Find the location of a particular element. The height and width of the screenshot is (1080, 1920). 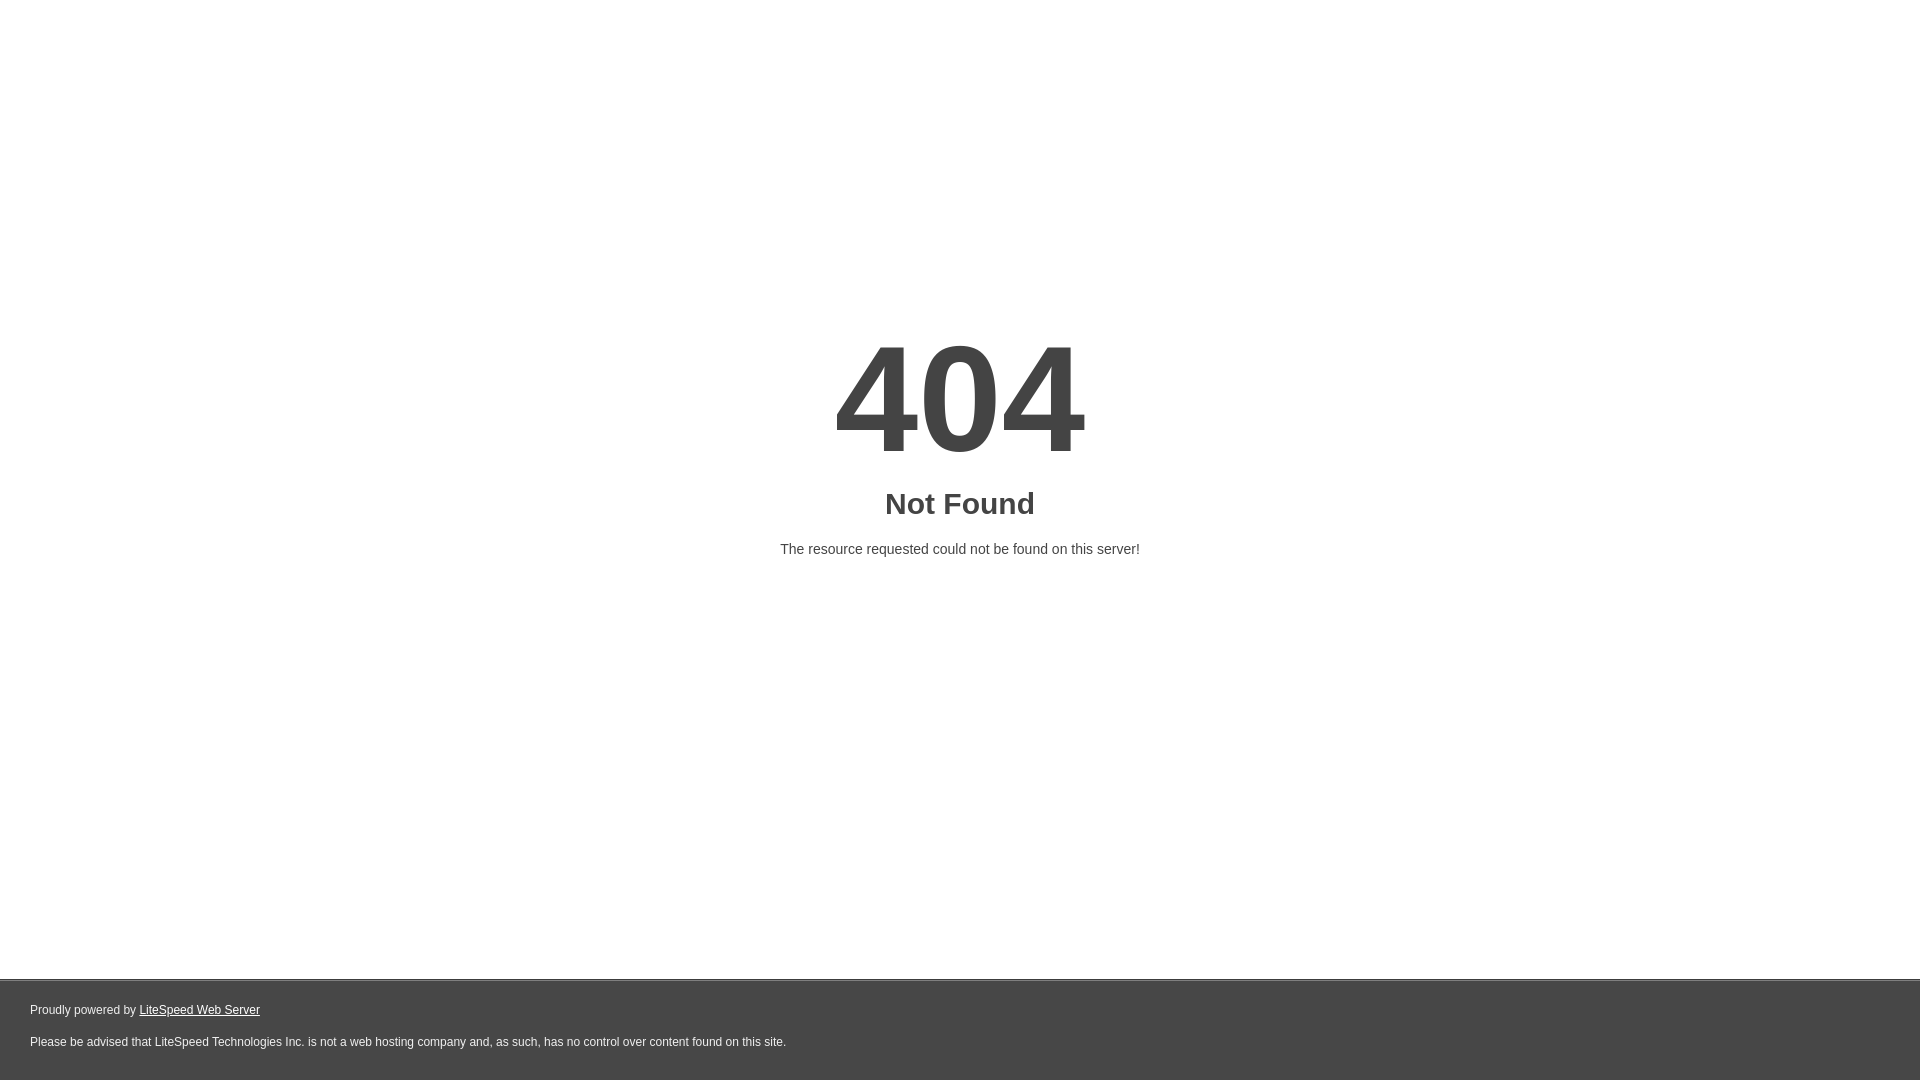

'LiteSpeed Web Server' is located at coordinates (138, 1010).